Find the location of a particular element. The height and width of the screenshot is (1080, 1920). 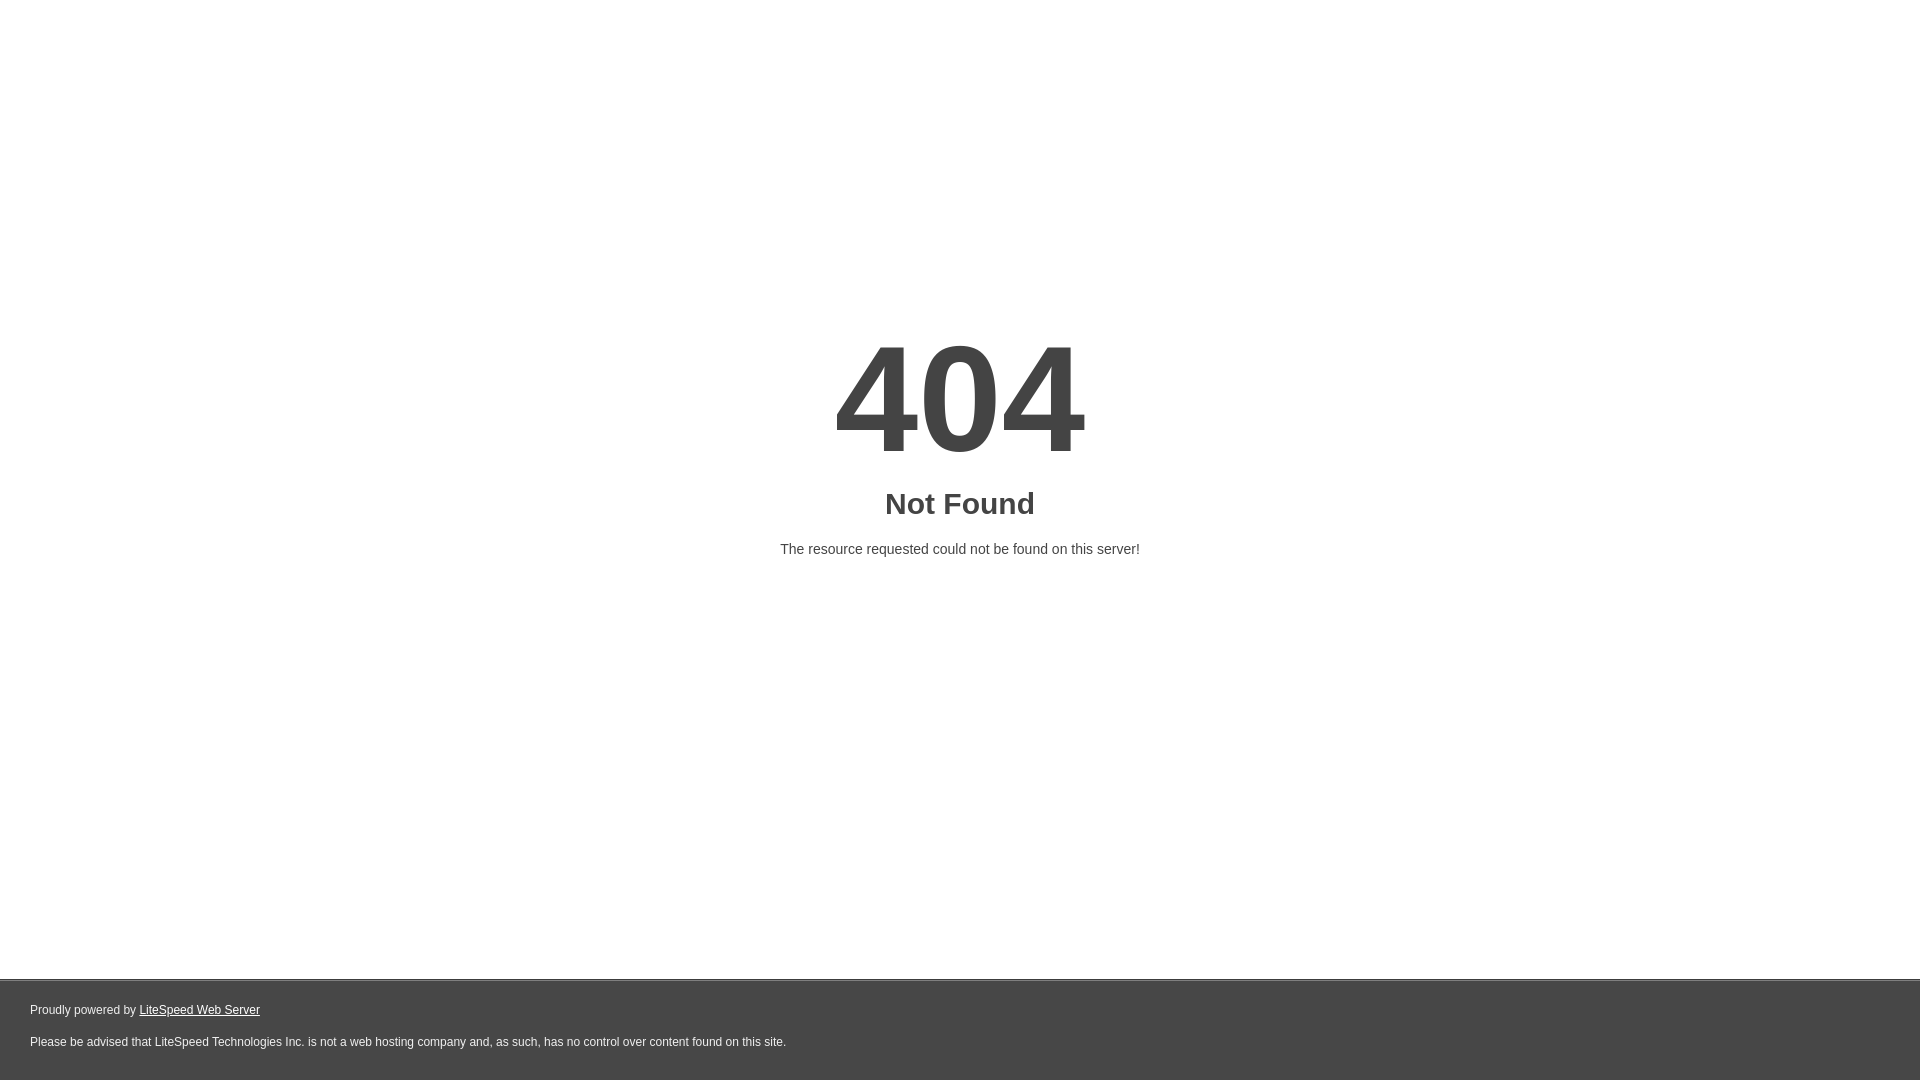

'LiteSpeed Web Server' is located at coordinates (138, 1010).